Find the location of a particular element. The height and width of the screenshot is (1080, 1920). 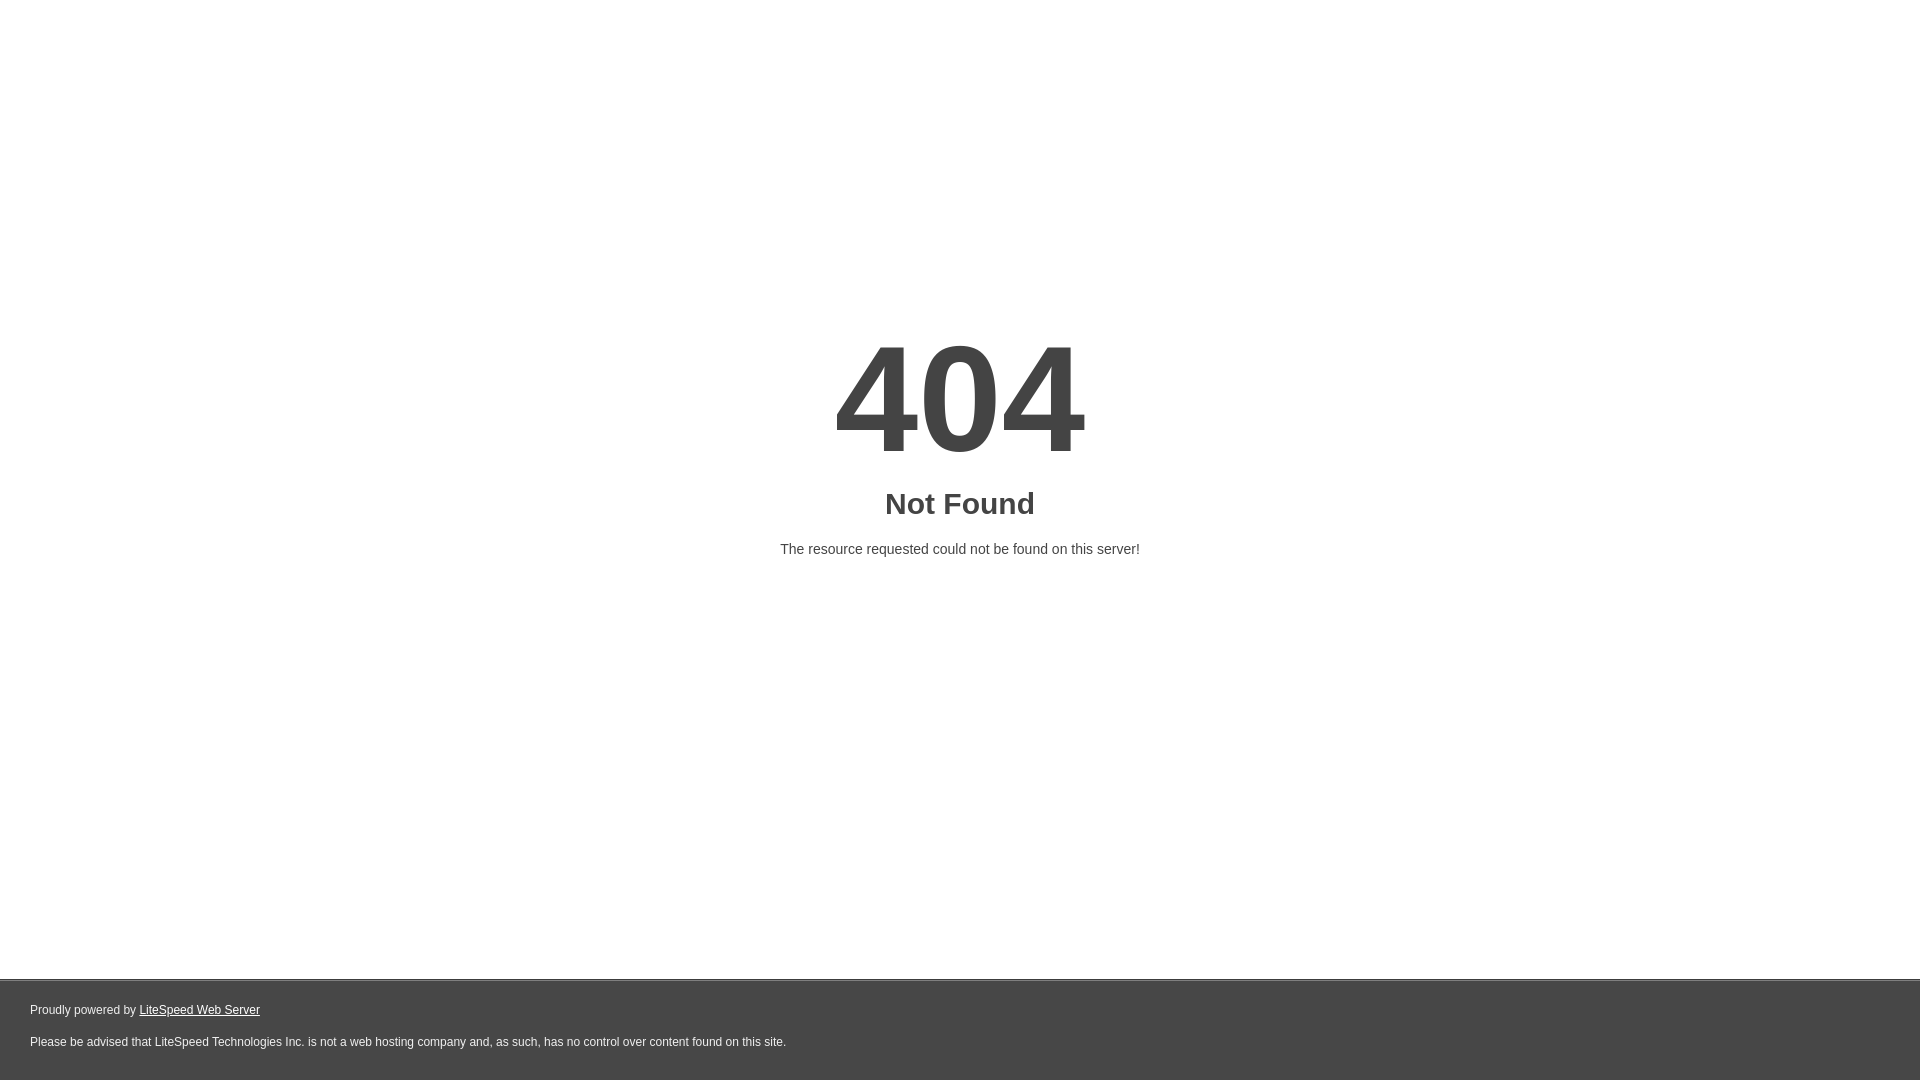

'LiteSpeed Web Server' is located at coordinates (138, 1010).